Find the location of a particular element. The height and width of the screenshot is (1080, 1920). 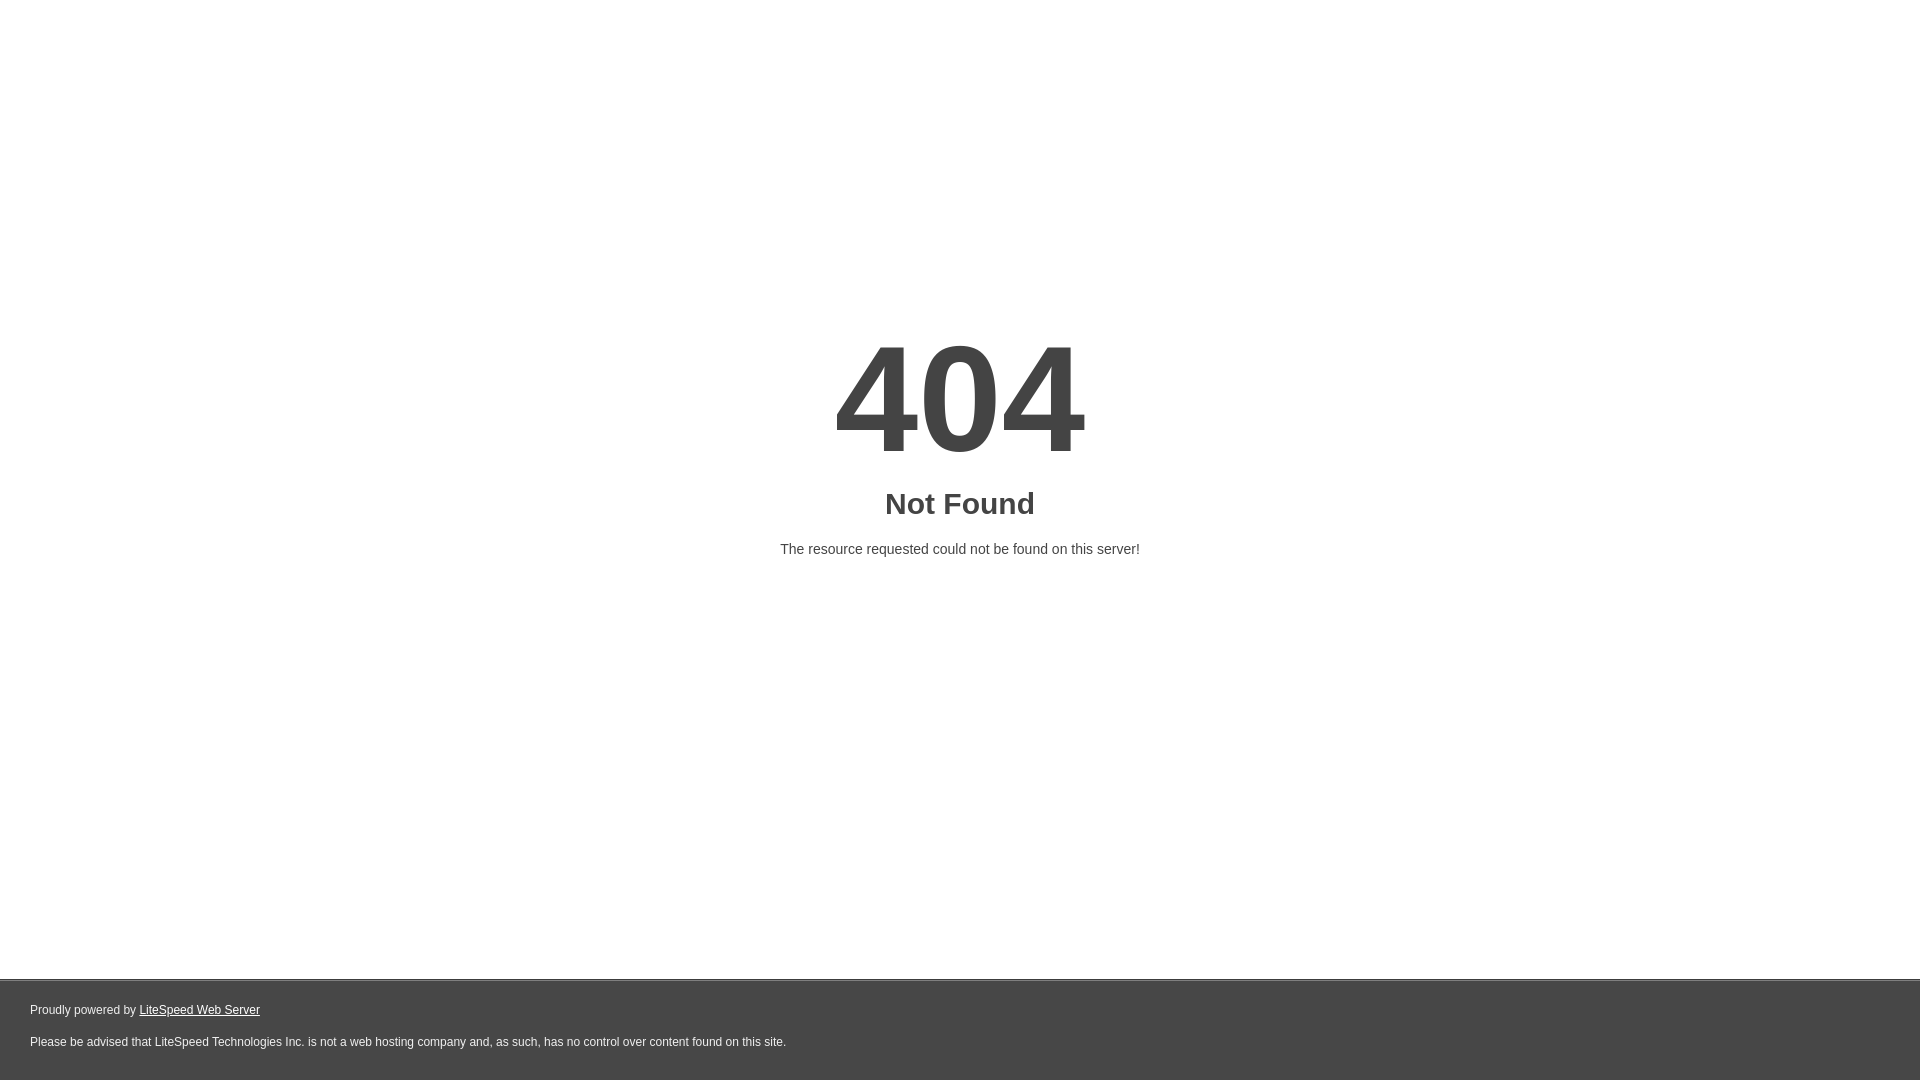

'LiteSpeed Web Server' is located at coordinates (138, 1010).